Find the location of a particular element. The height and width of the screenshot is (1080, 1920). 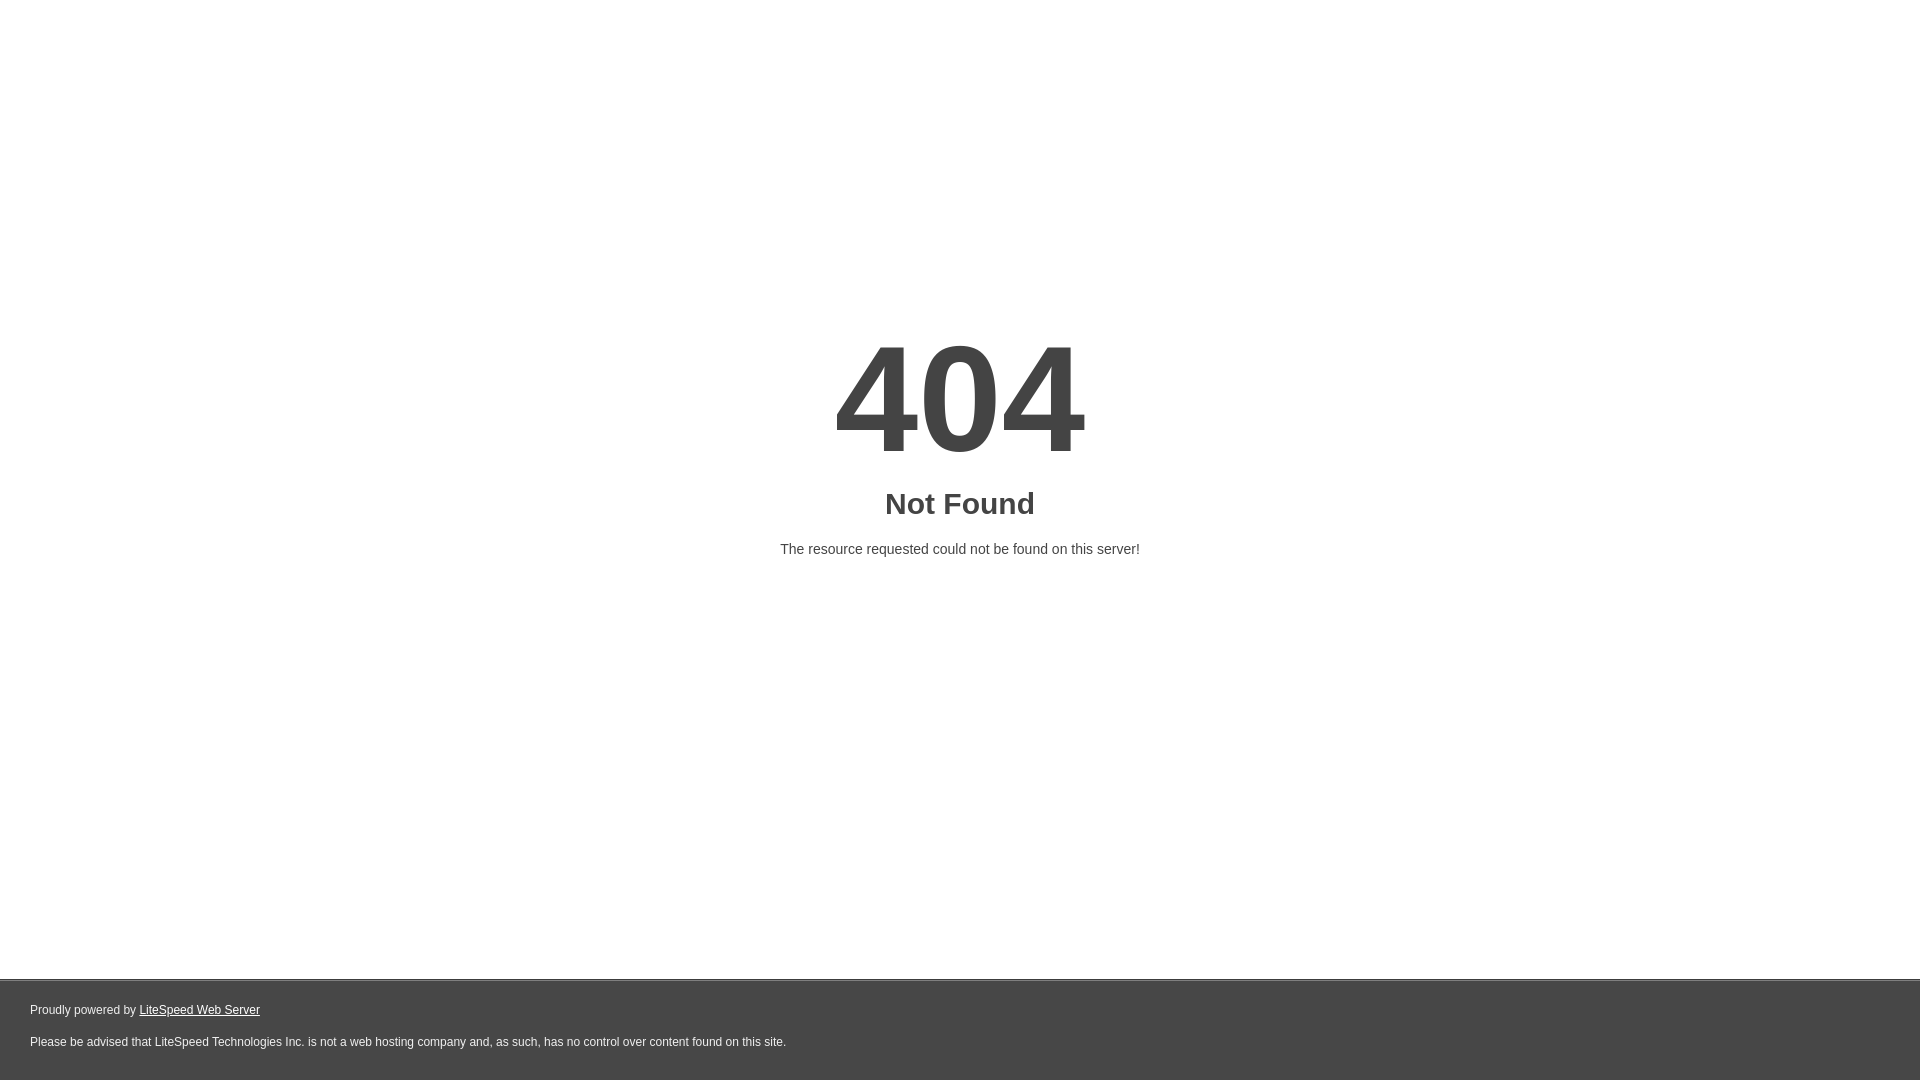

'LiteSpeed Web Server' is located at coordinates (138, 1010).